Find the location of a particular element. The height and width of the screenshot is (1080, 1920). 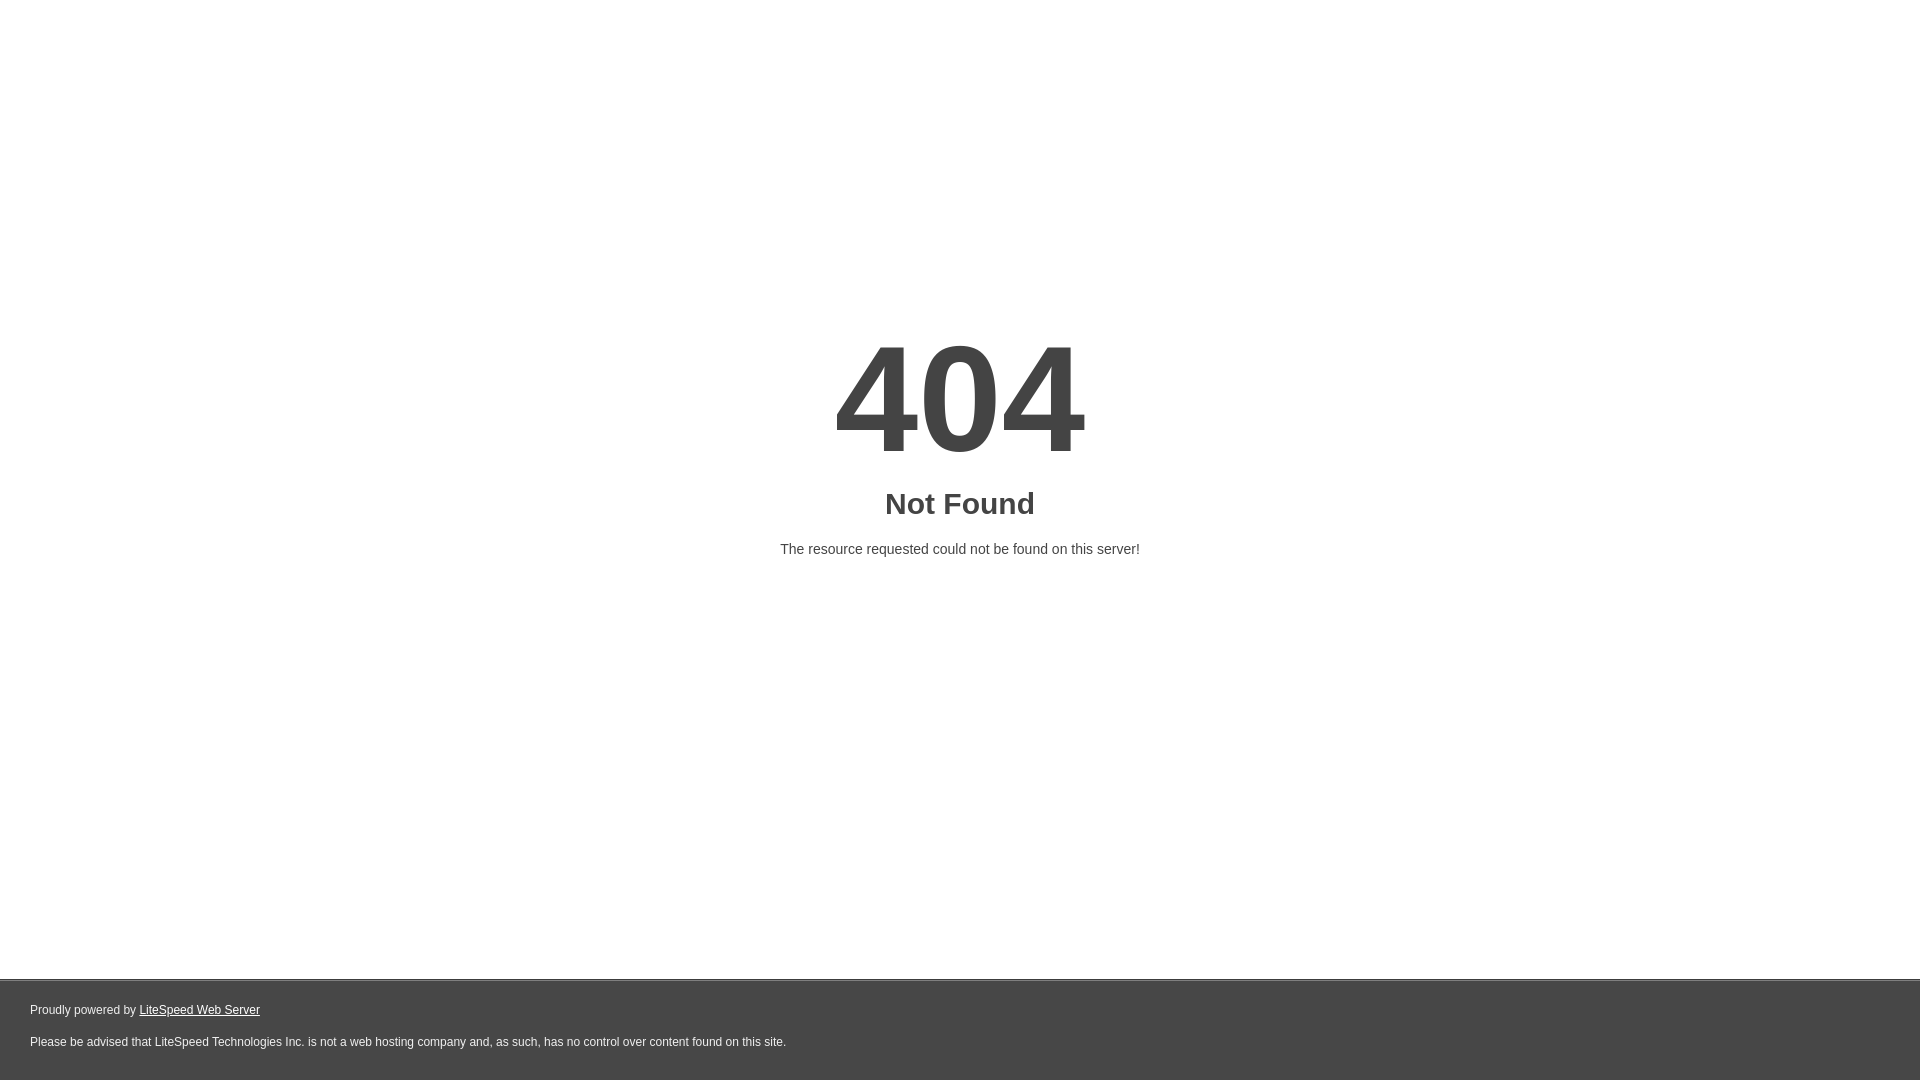

'LiteSpeed Web Server' is located at coordinates (138, 1010).